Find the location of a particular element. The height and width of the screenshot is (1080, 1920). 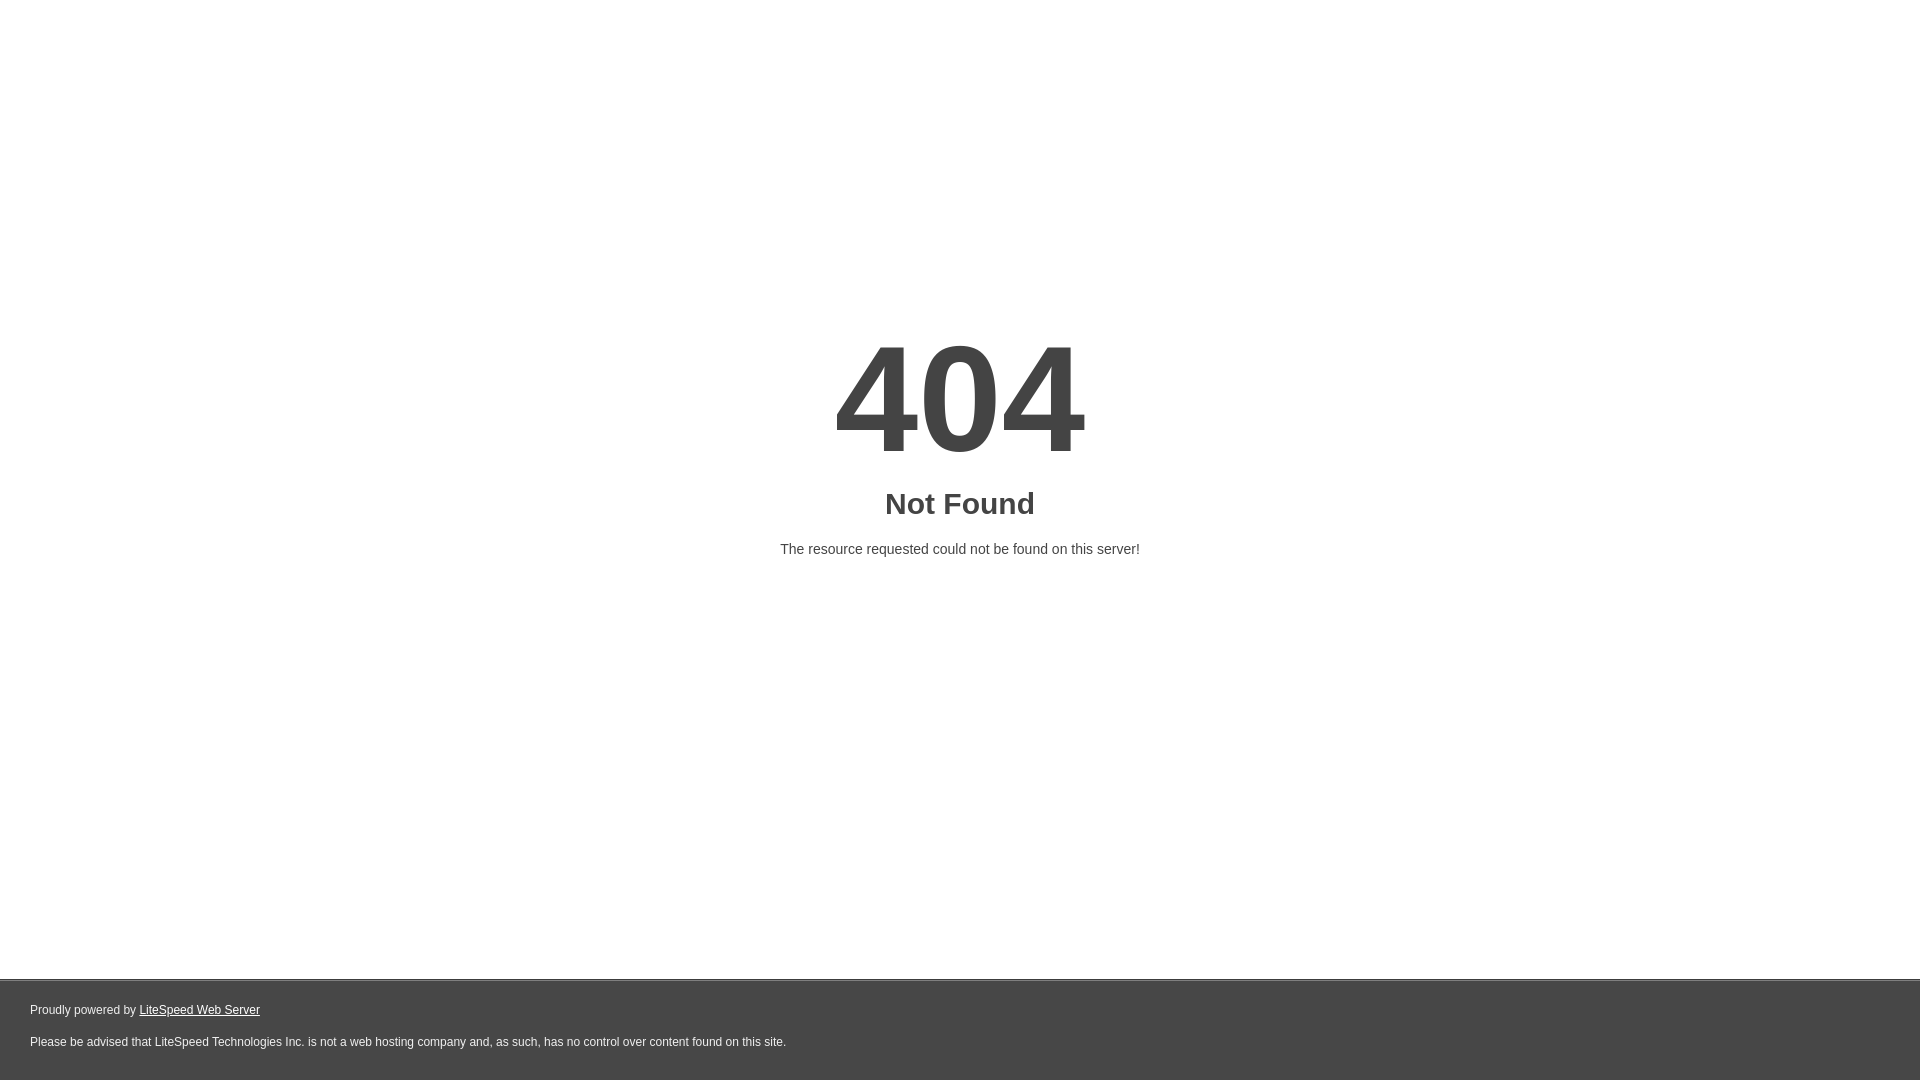

'LiteSpeed Web Server' is located at coordinates (138, 1010).